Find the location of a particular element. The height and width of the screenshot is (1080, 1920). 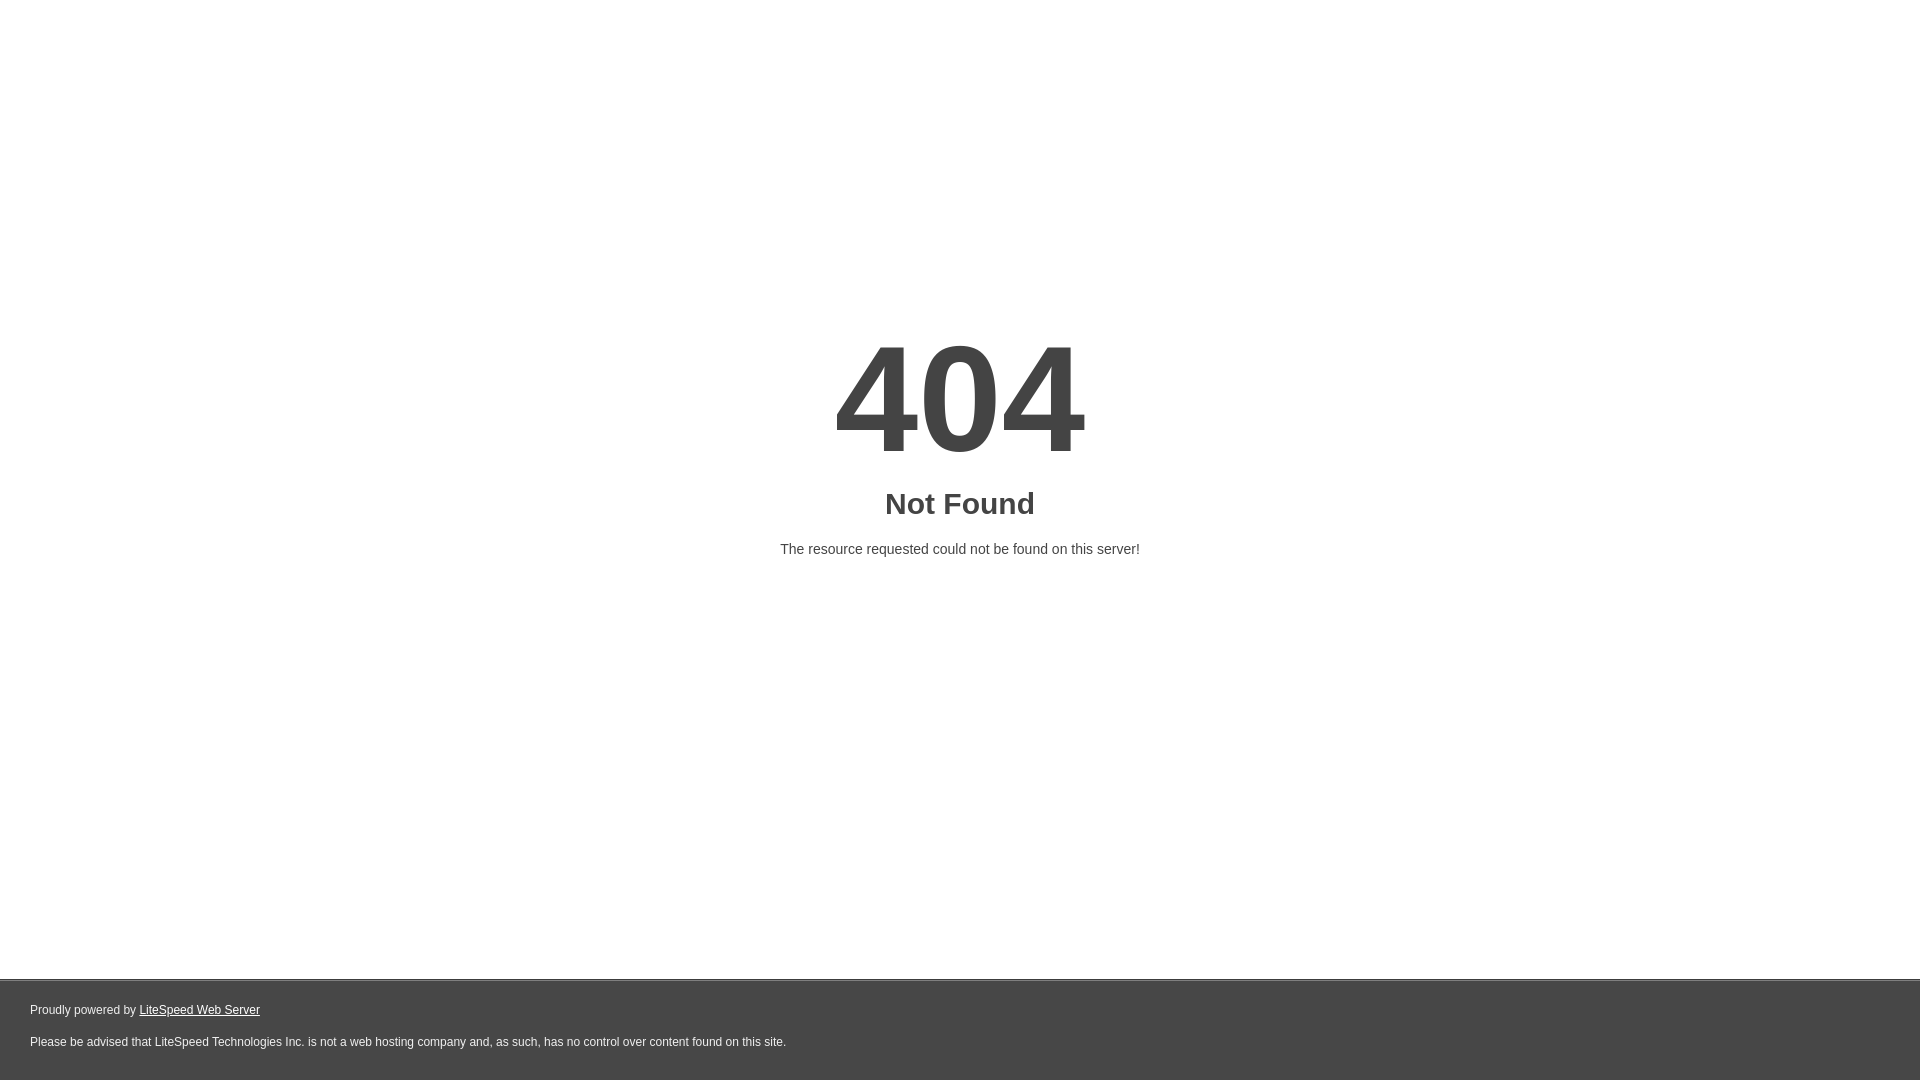

'LiteSpeed Web Server' is located at coordinates (138, 1010).